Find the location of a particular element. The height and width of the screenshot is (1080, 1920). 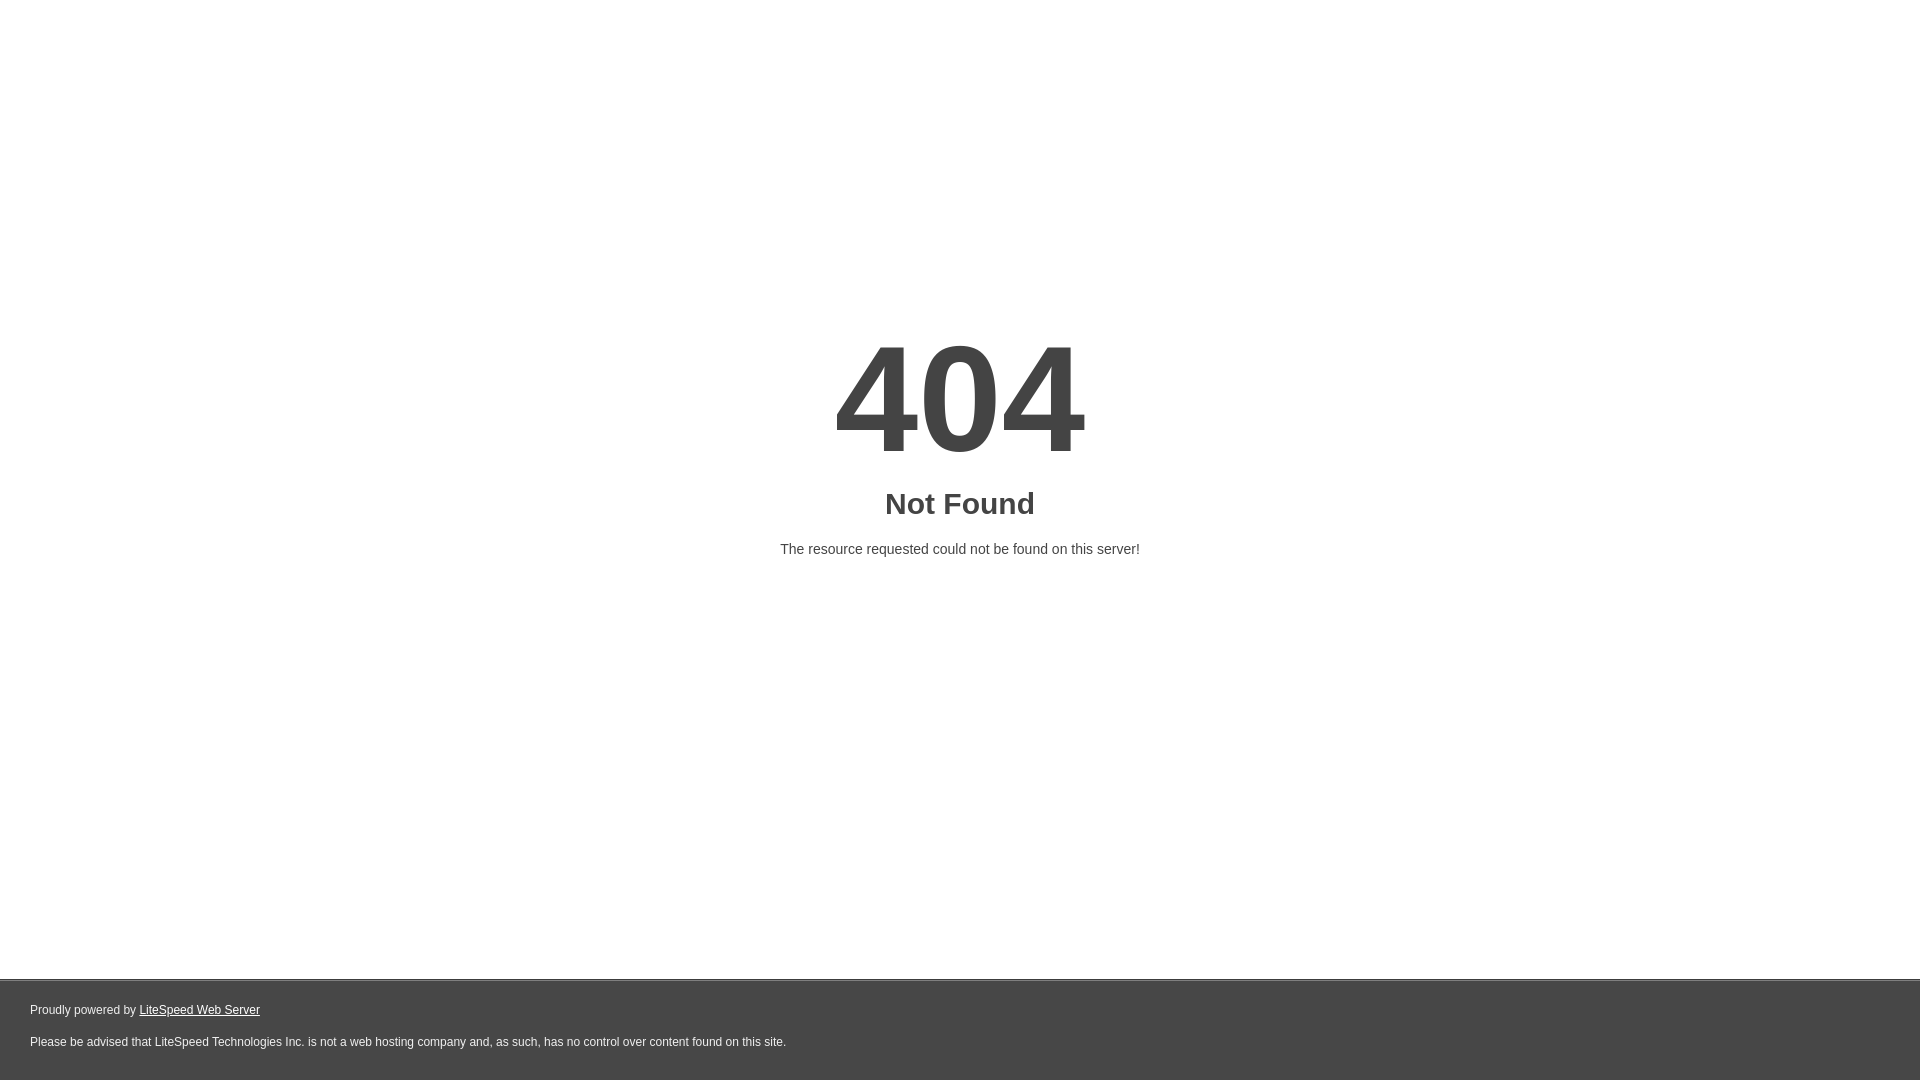

'LiteSpeed Web Server' is located at coordinates (138, 1010).